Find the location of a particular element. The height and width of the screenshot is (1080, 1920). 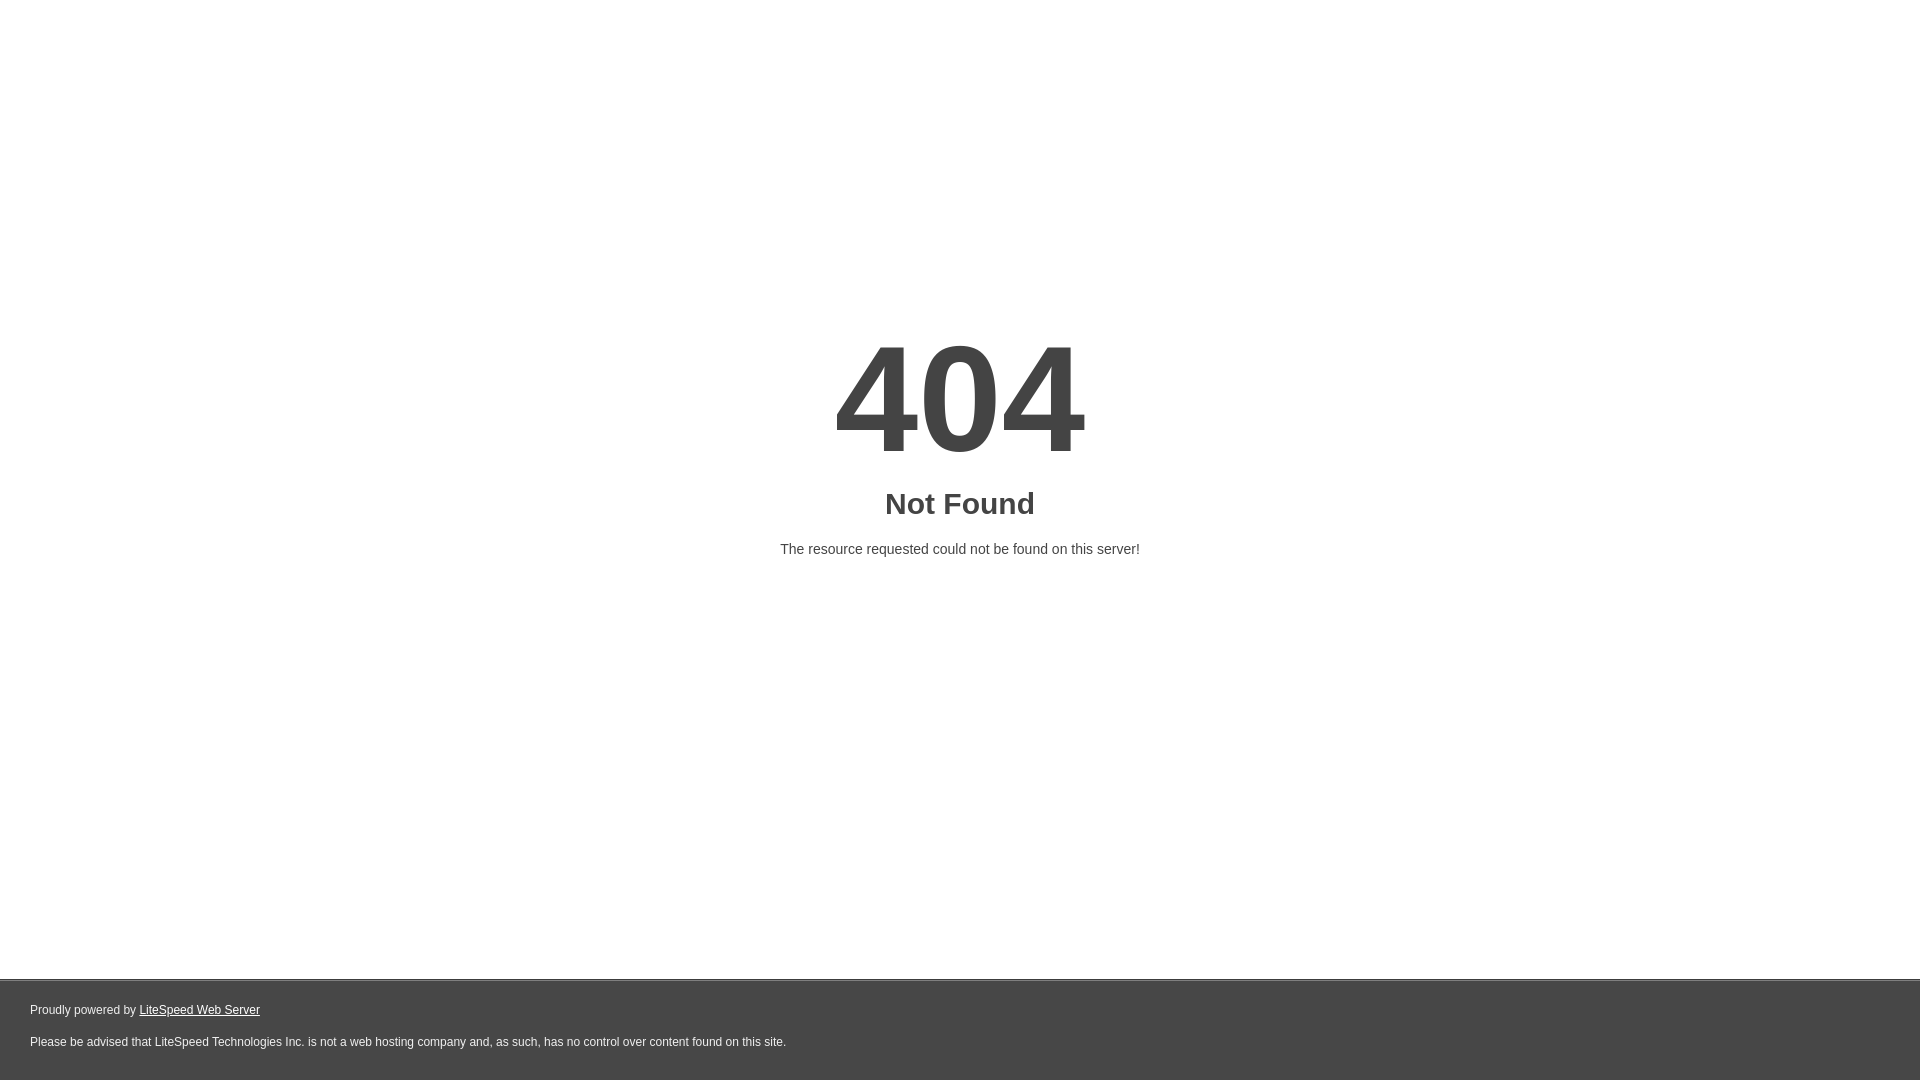

'LiteSpeed Web Server' is located at coordinates (138, 1010).